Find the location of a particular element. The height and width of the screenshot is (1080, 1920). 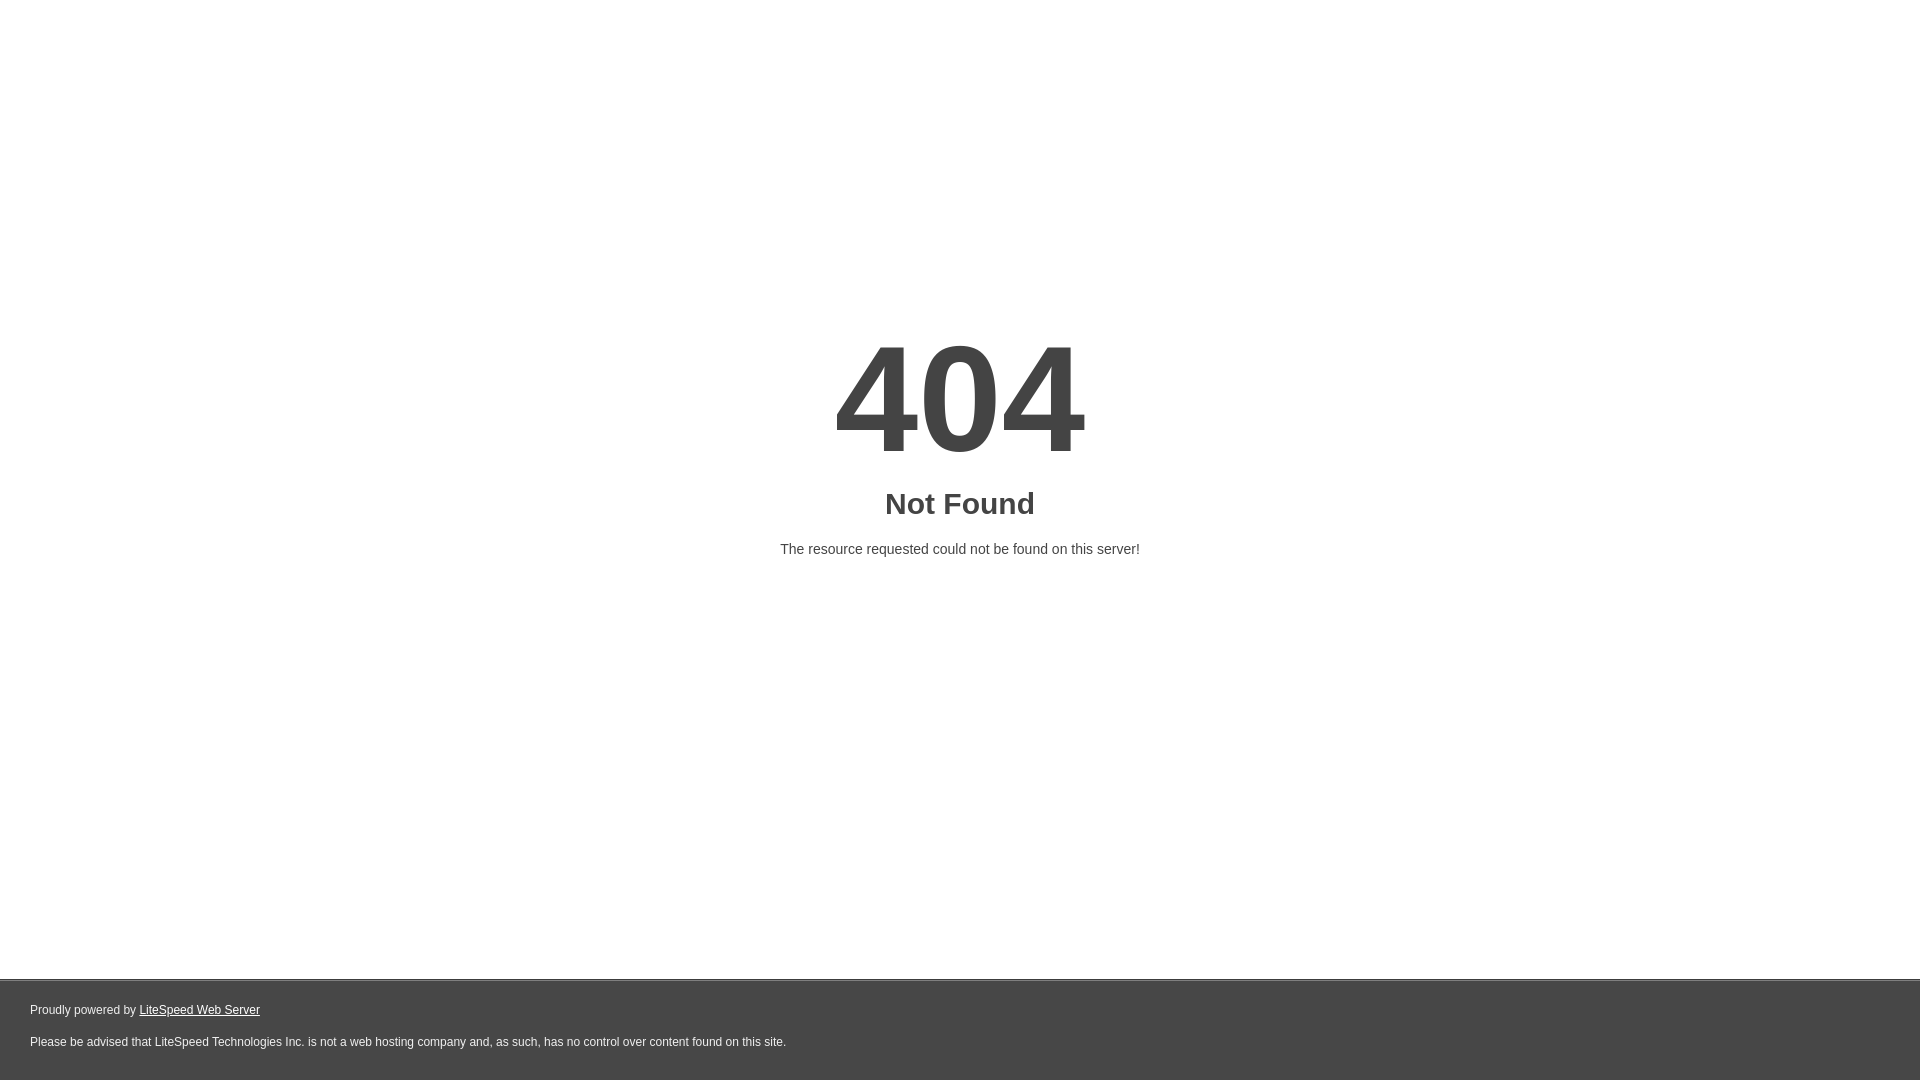

'LiteSpeed Web Server' is located at coordinates (138, 1010).